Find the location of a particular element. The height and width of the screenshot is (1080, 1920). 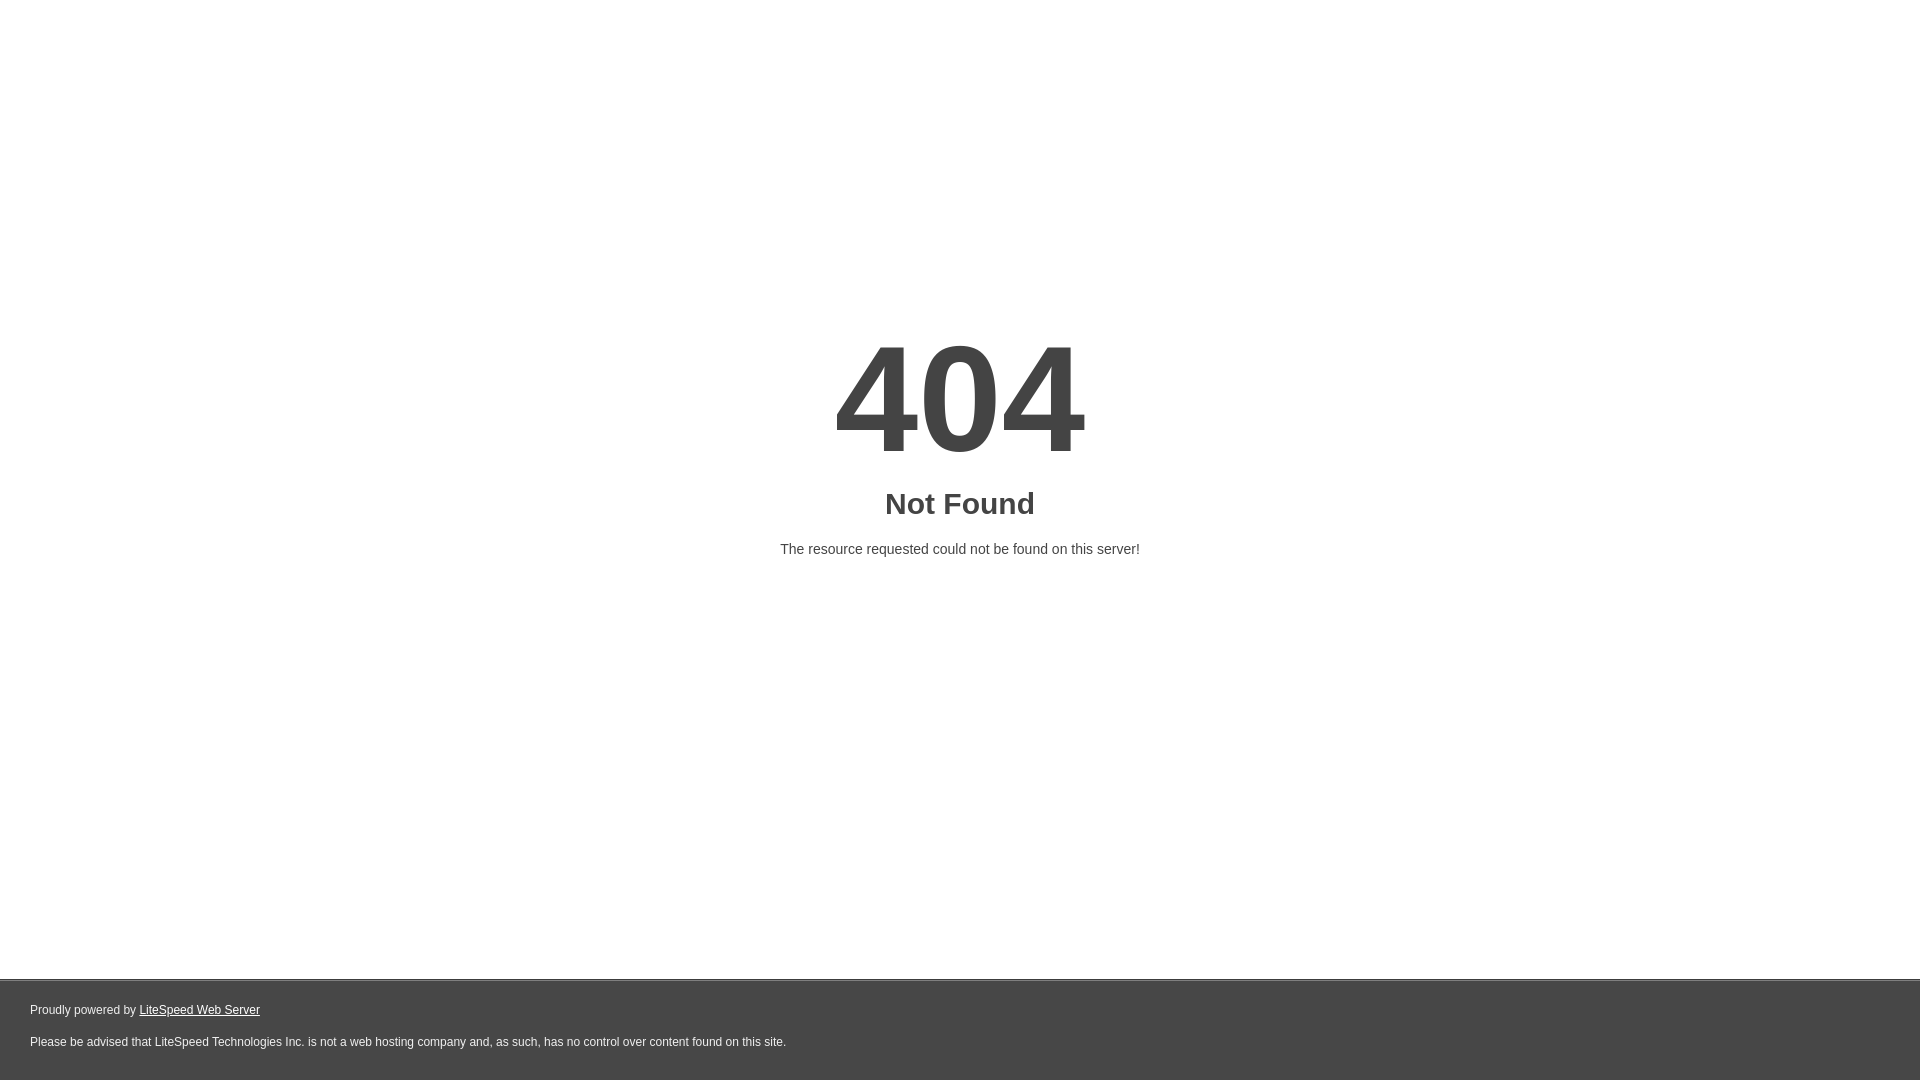

'LiteSpeed Web Server' is located at coordinates (138, 1010).